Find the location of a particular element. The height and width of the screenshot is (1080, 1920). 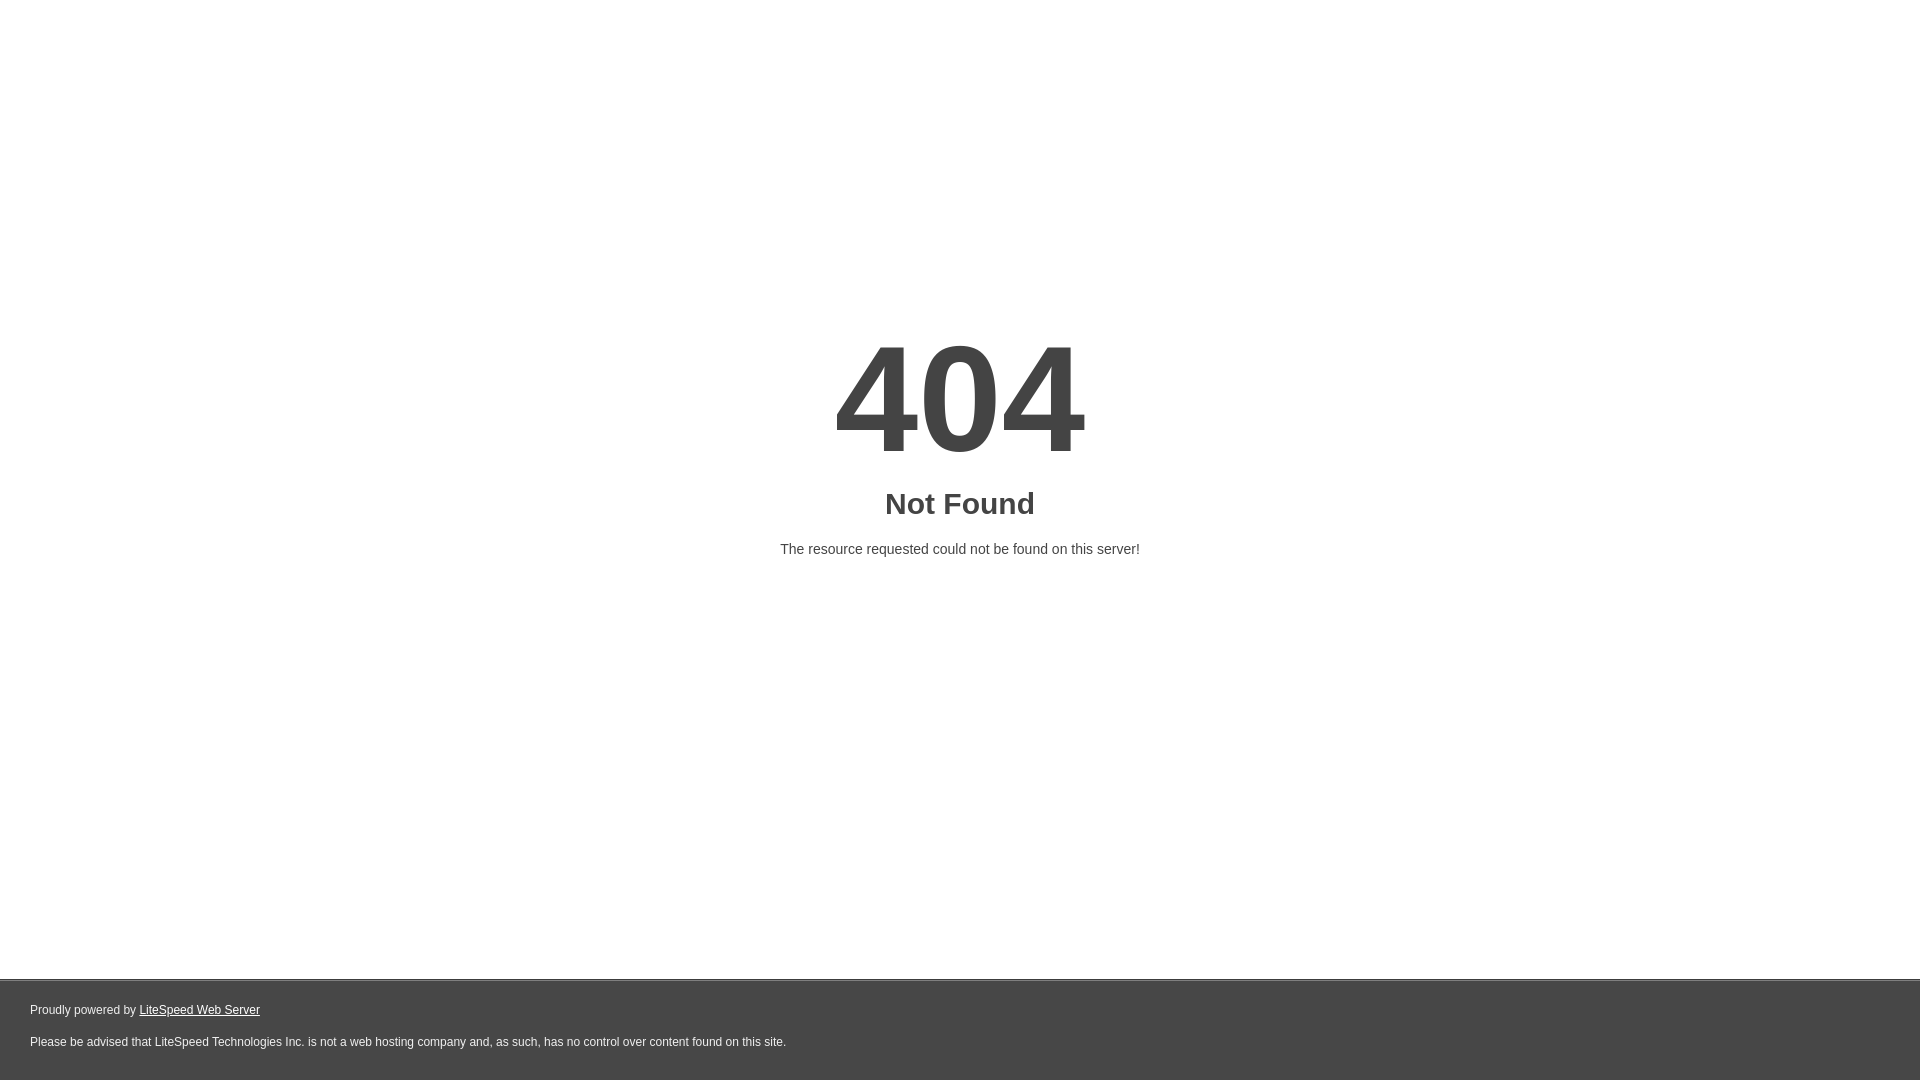

'LiteSpeed Web Server' is located at coordinates (138, 1010).